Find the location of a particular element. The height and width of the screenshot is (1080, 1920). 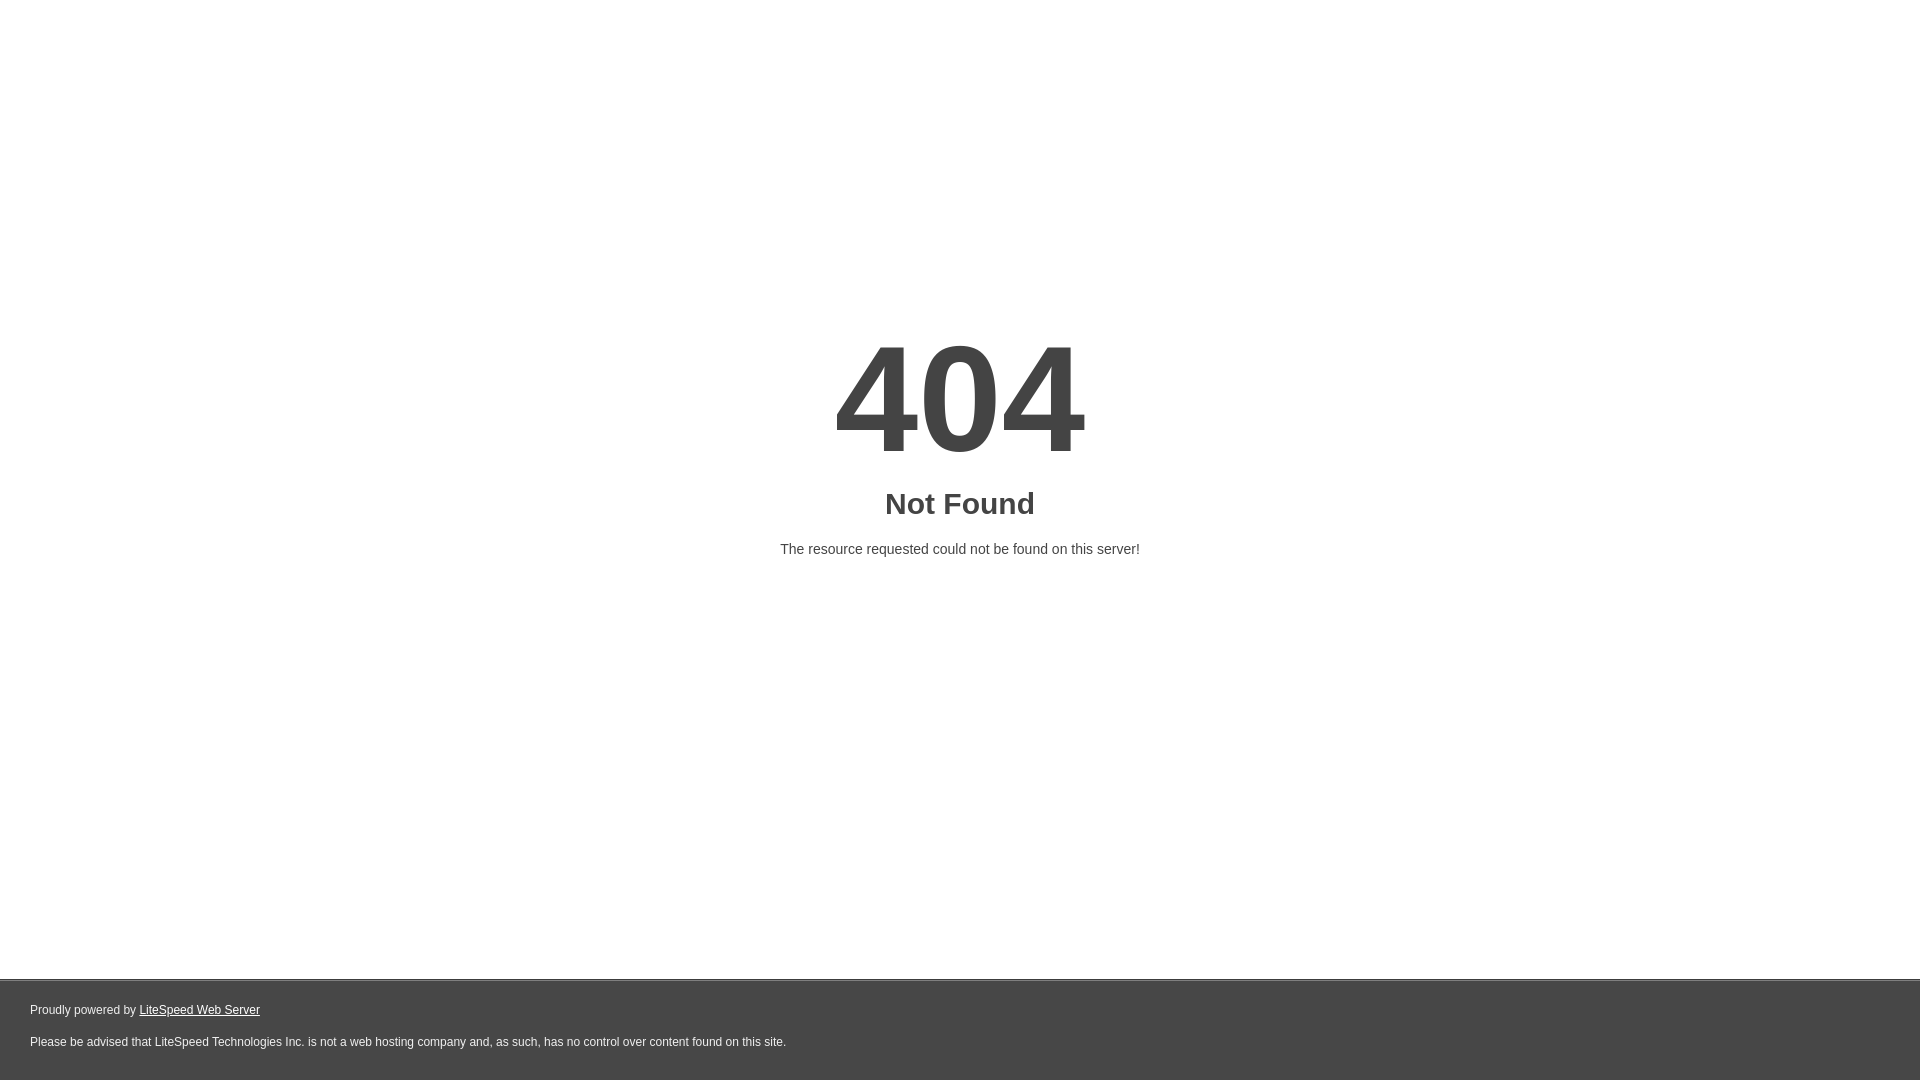

'LiteSpeed Web Server' is located at coordinates (138, 1010).